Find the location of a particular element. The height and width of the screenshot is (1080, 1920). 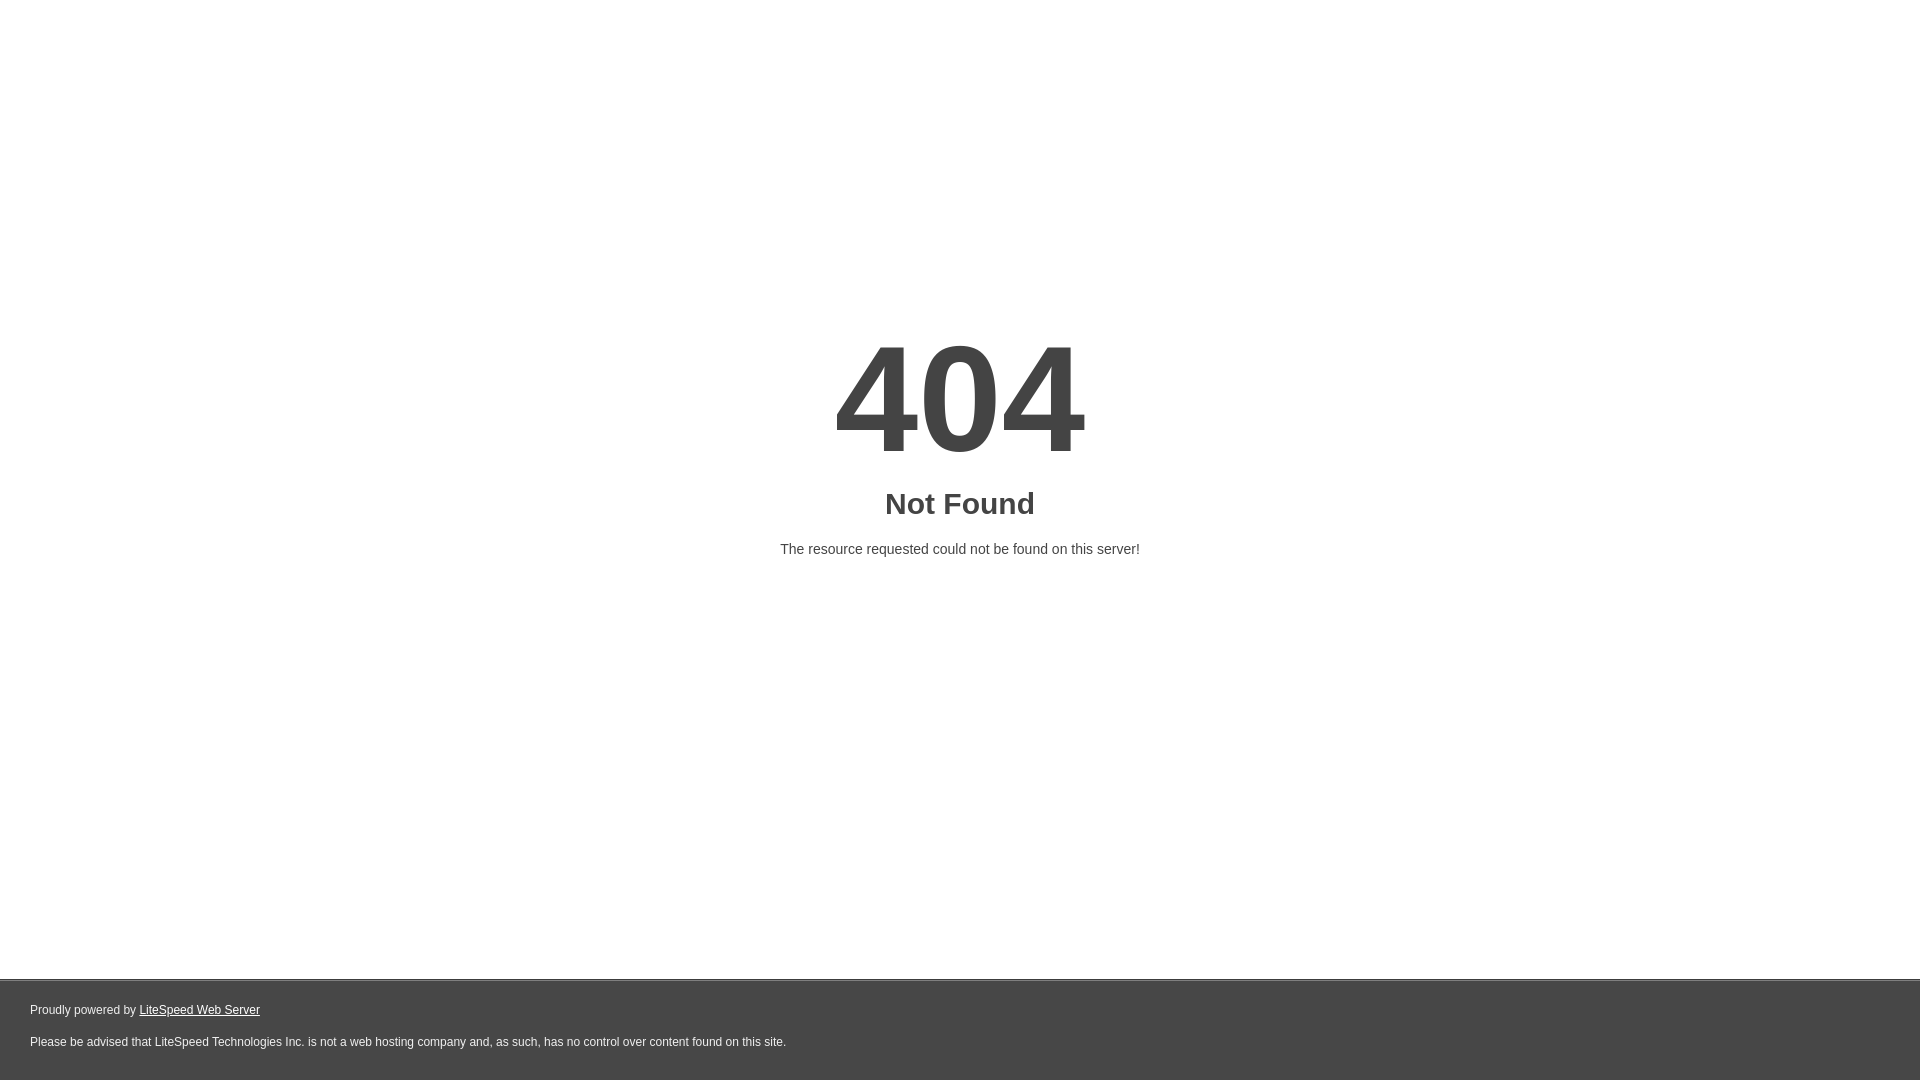

'LiteSpeed Web Server' is located at coordinates (138, 1010).